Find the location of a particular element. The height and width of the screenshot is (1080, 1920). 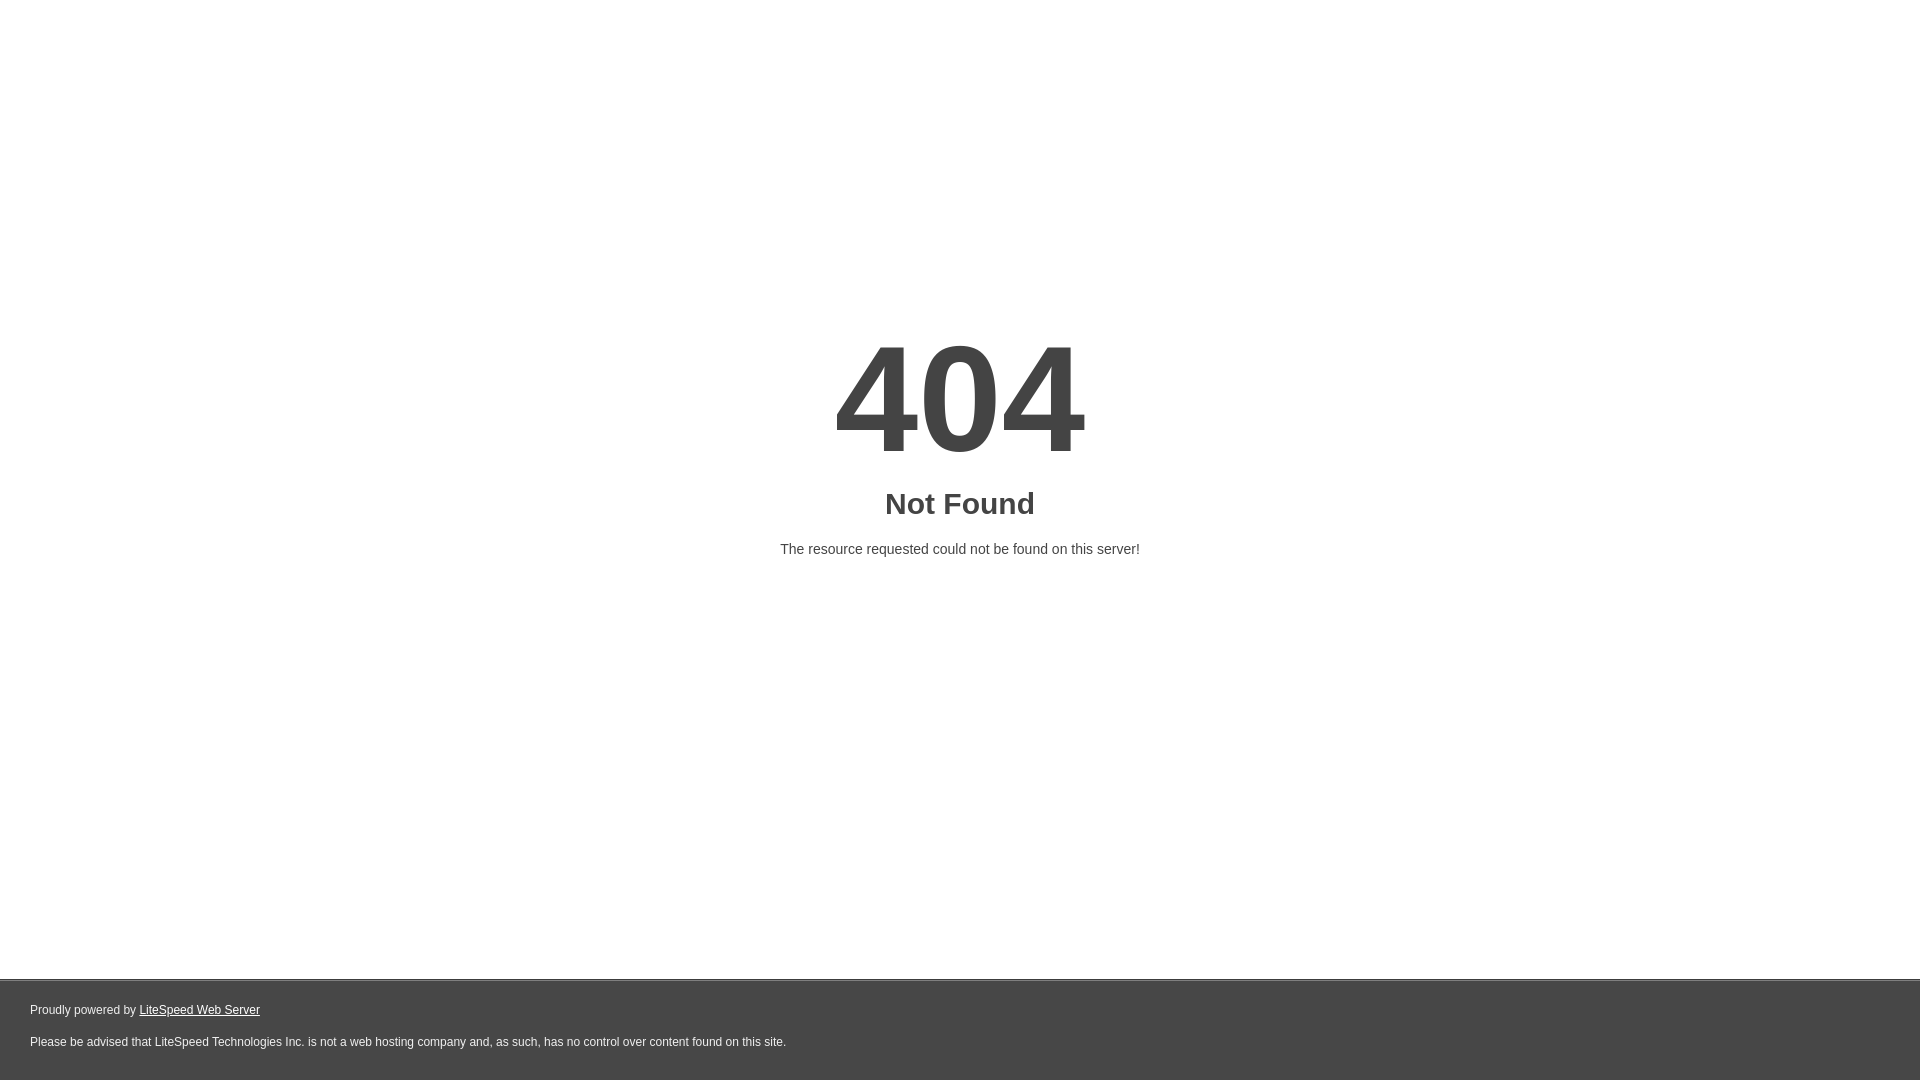

'LiteSpeed Web Server' is located at coordinates (138, 1010).